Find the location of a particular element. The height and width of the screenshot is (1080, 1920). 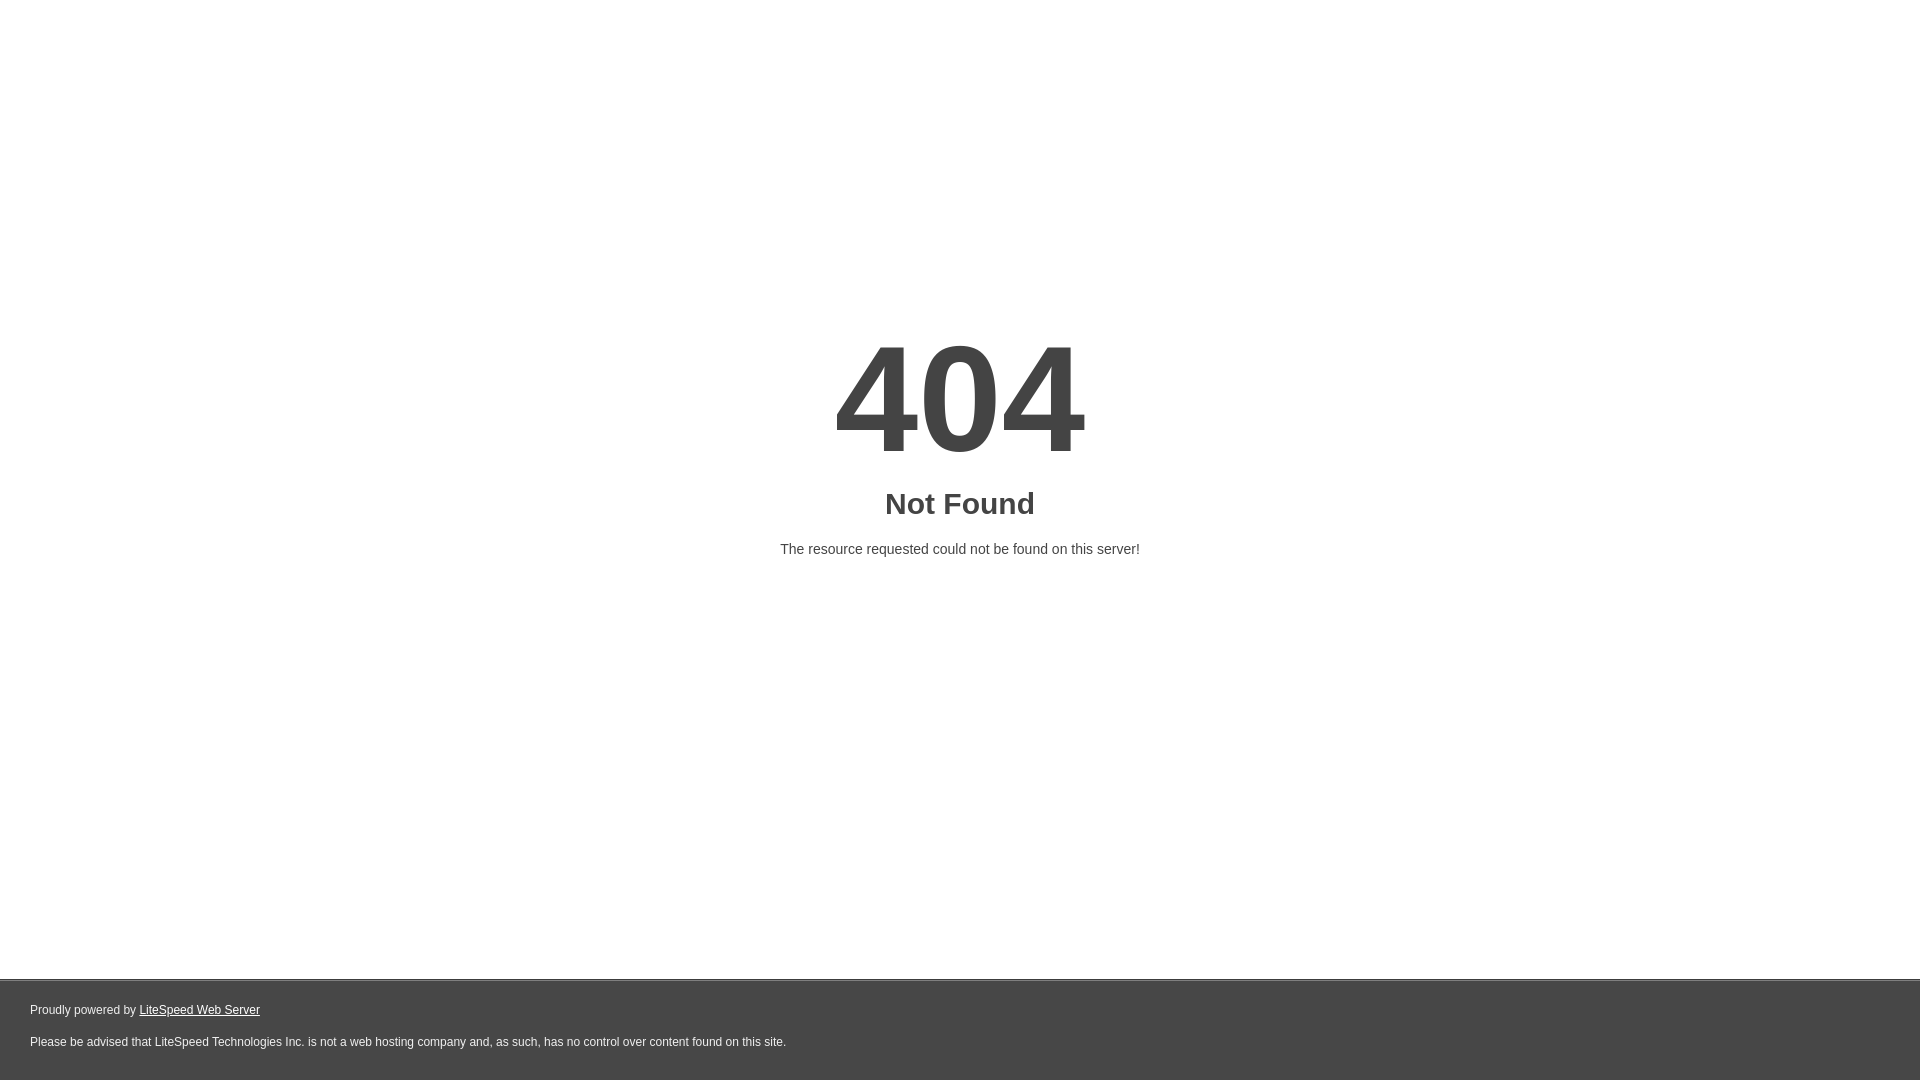

'LiteSpeed Web Server' is located at coordinates (138, 1010).